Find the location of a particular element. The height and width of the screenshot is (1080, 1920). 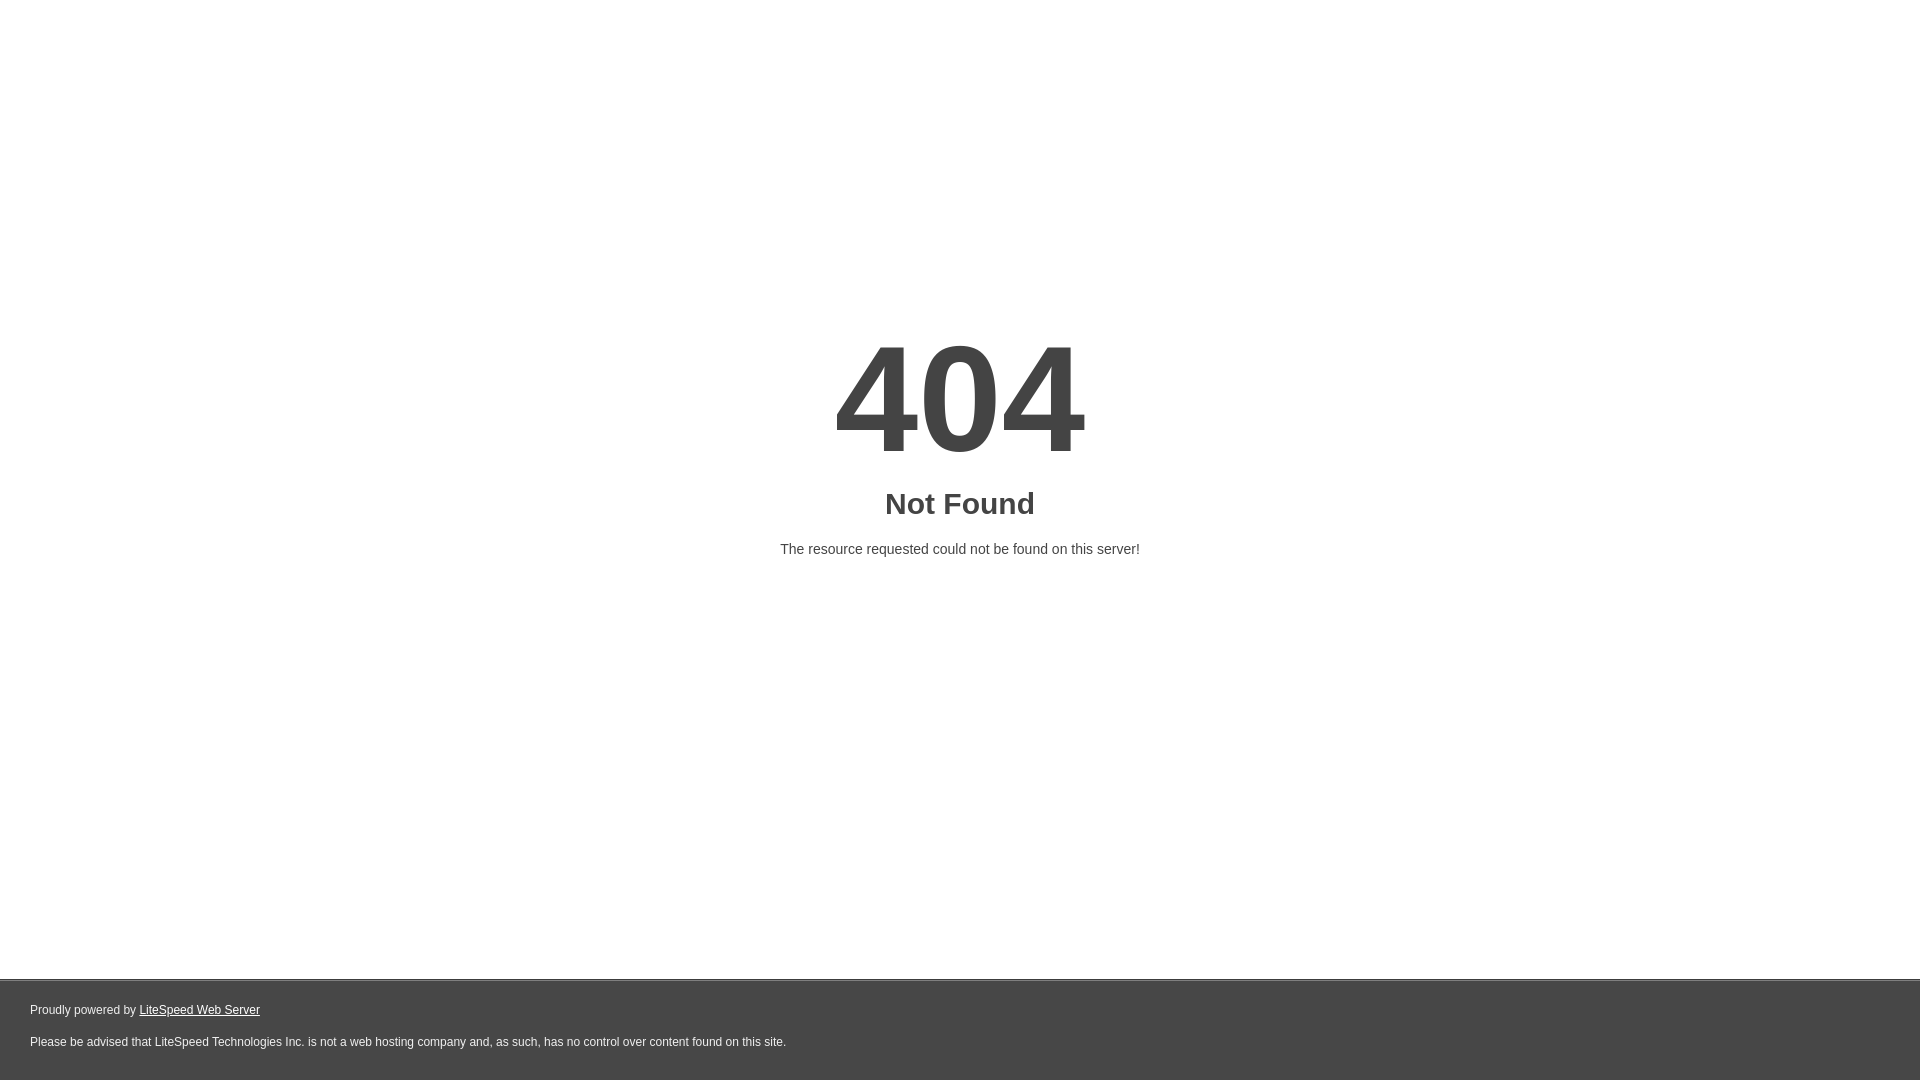

'LiteSpeed Web Server' is located at coordinates (138, 1010).